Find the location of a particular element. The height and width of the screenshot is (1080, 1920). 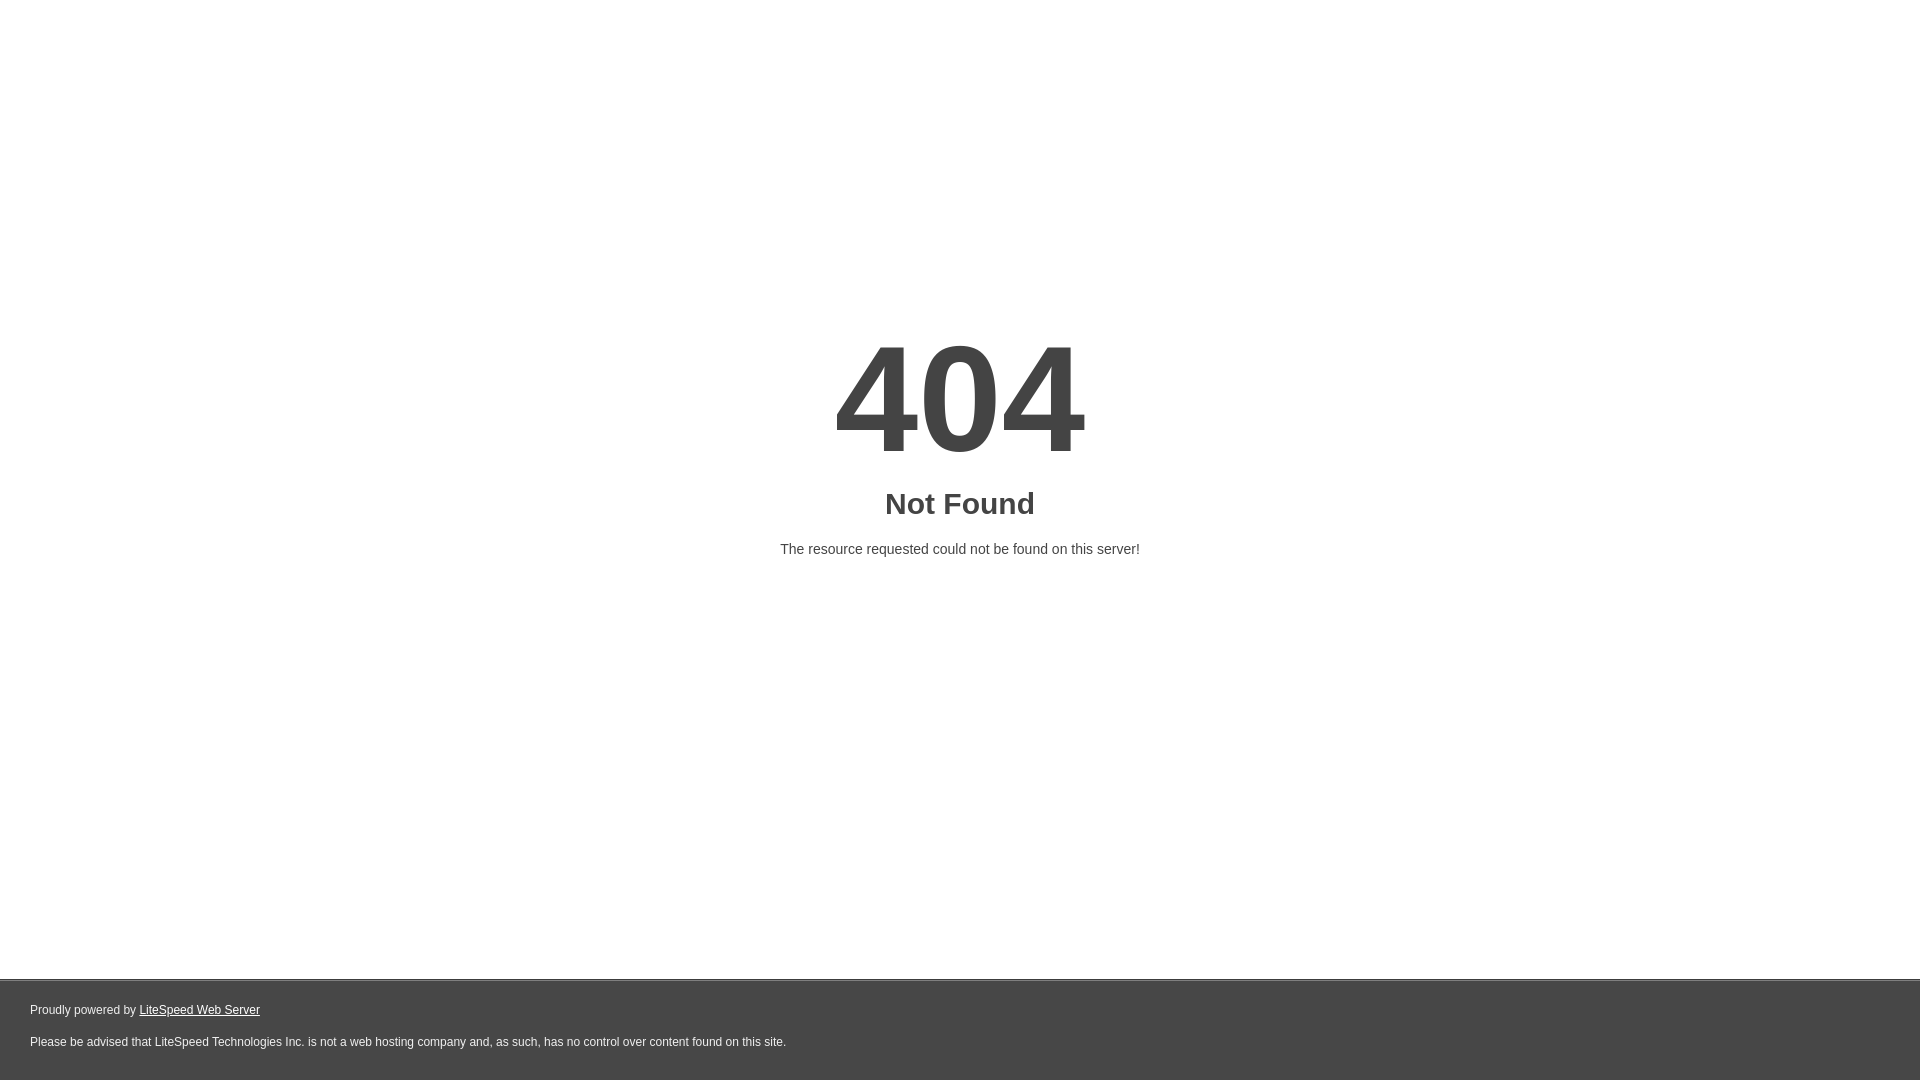

'LiteSpeed Web Server' is located at coordinates (138, 1010).